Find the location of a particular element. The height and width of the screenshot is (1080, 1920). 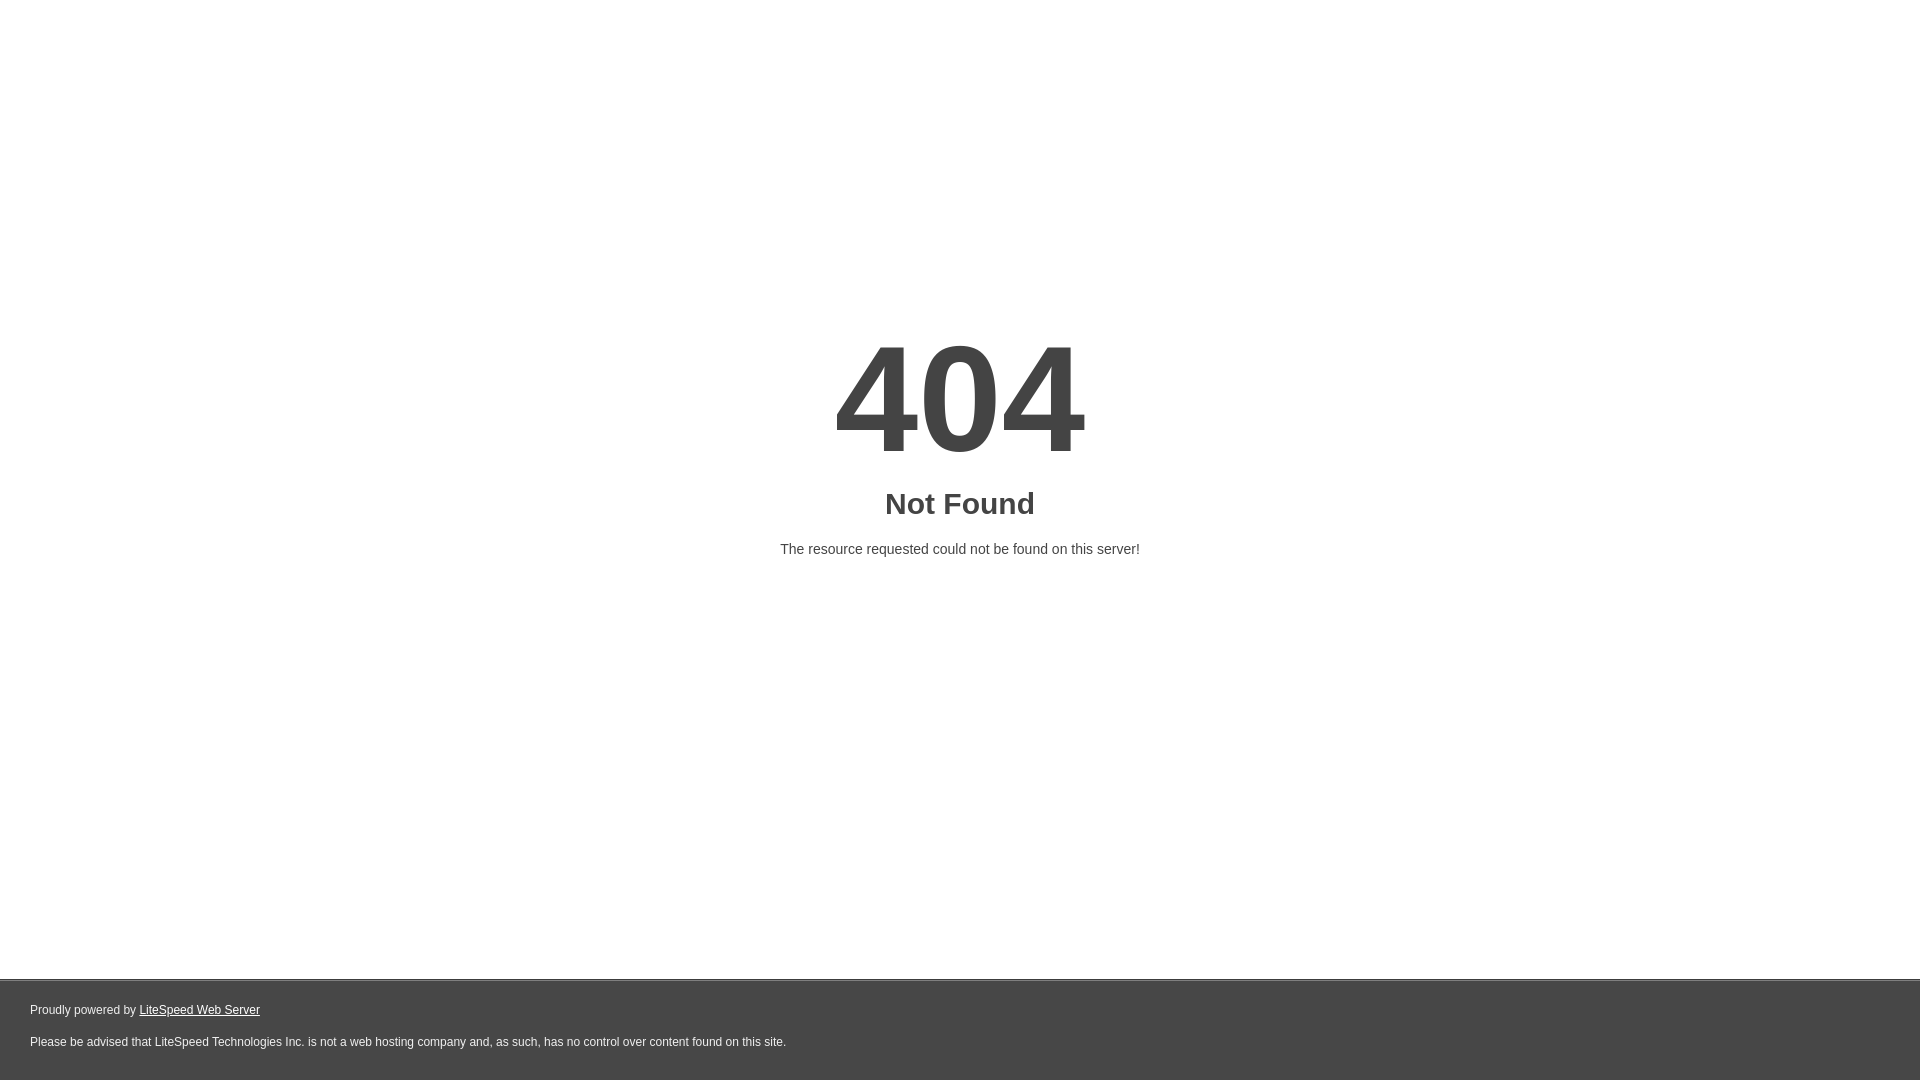

'LiteSpeed Web Server' is located at coordinates (138, 1010).